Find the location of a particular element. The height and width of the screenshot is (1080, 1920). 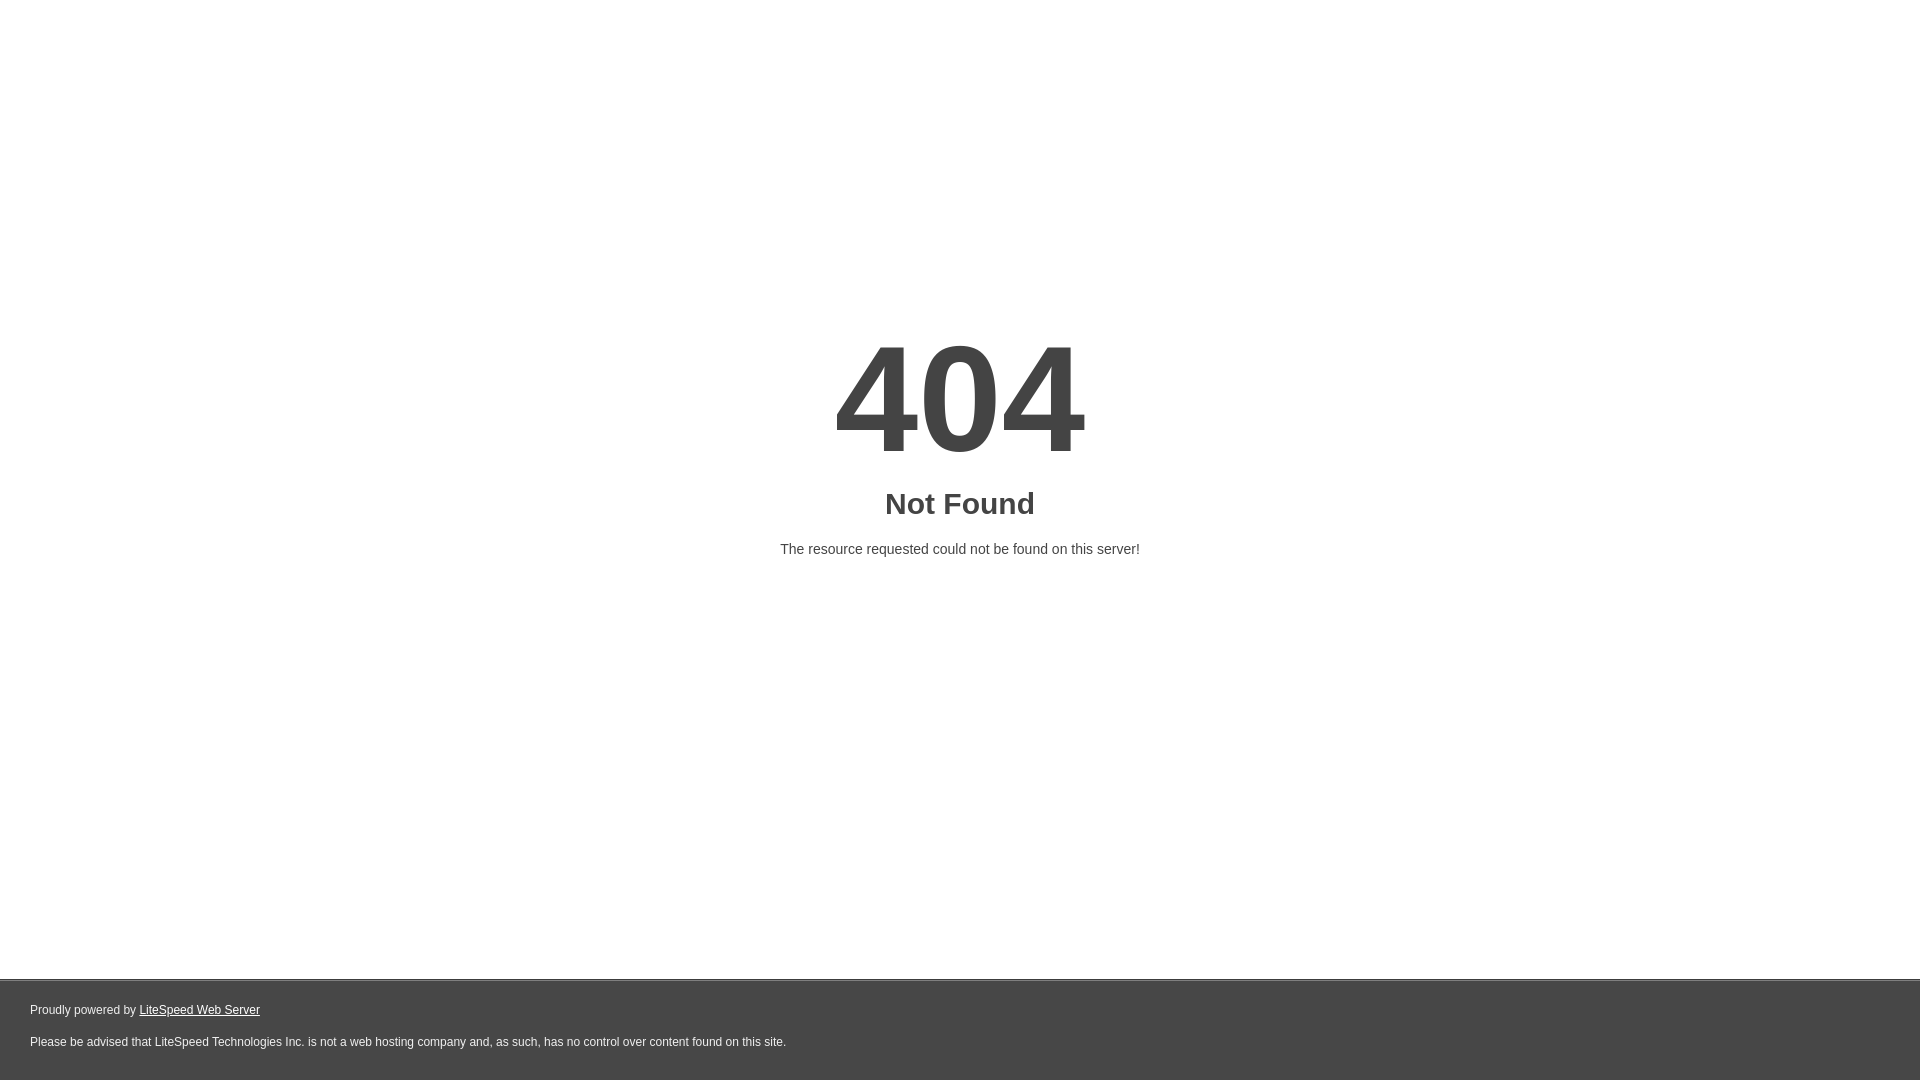

'LiteSpeed Web Server' is located at coordinates (138, 1010).